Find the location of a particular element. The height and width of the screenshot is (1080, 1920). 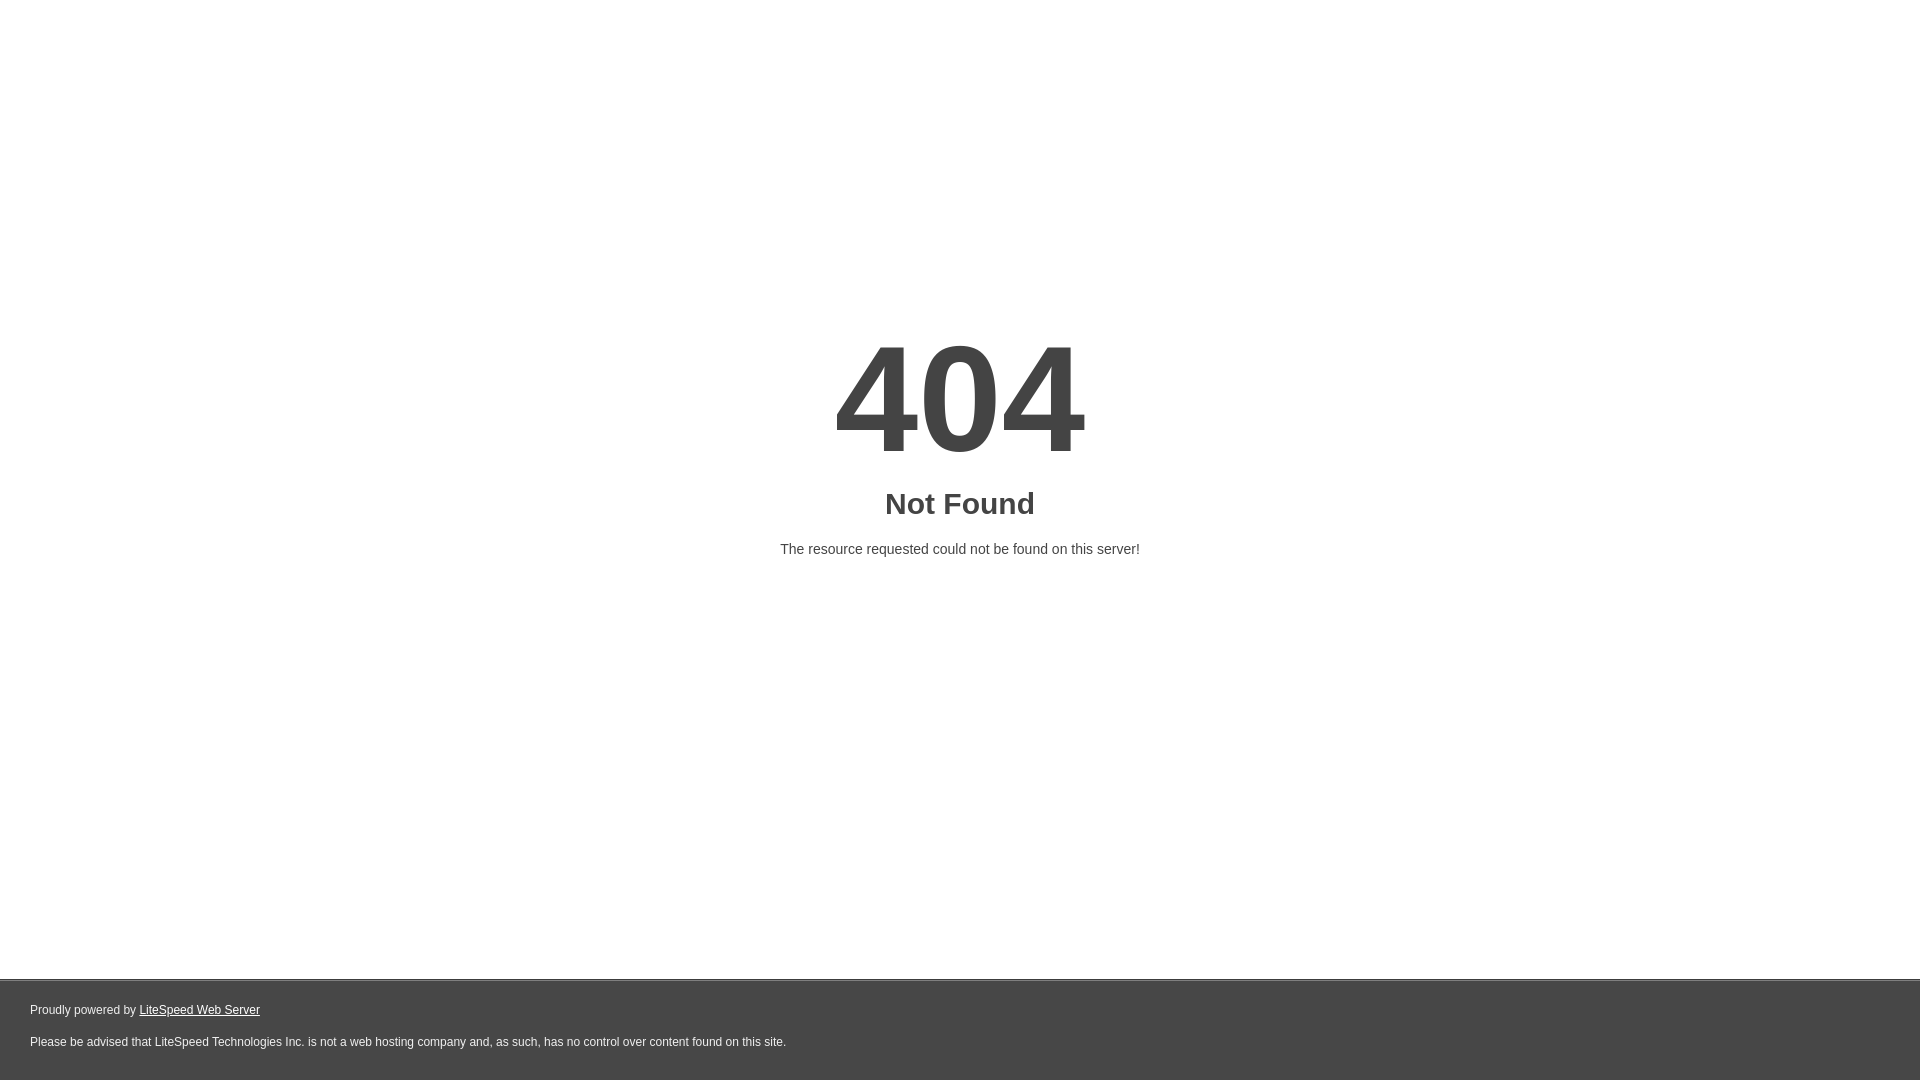

'LiteSpeed Web Server' is located at coordinates (138, 1010).